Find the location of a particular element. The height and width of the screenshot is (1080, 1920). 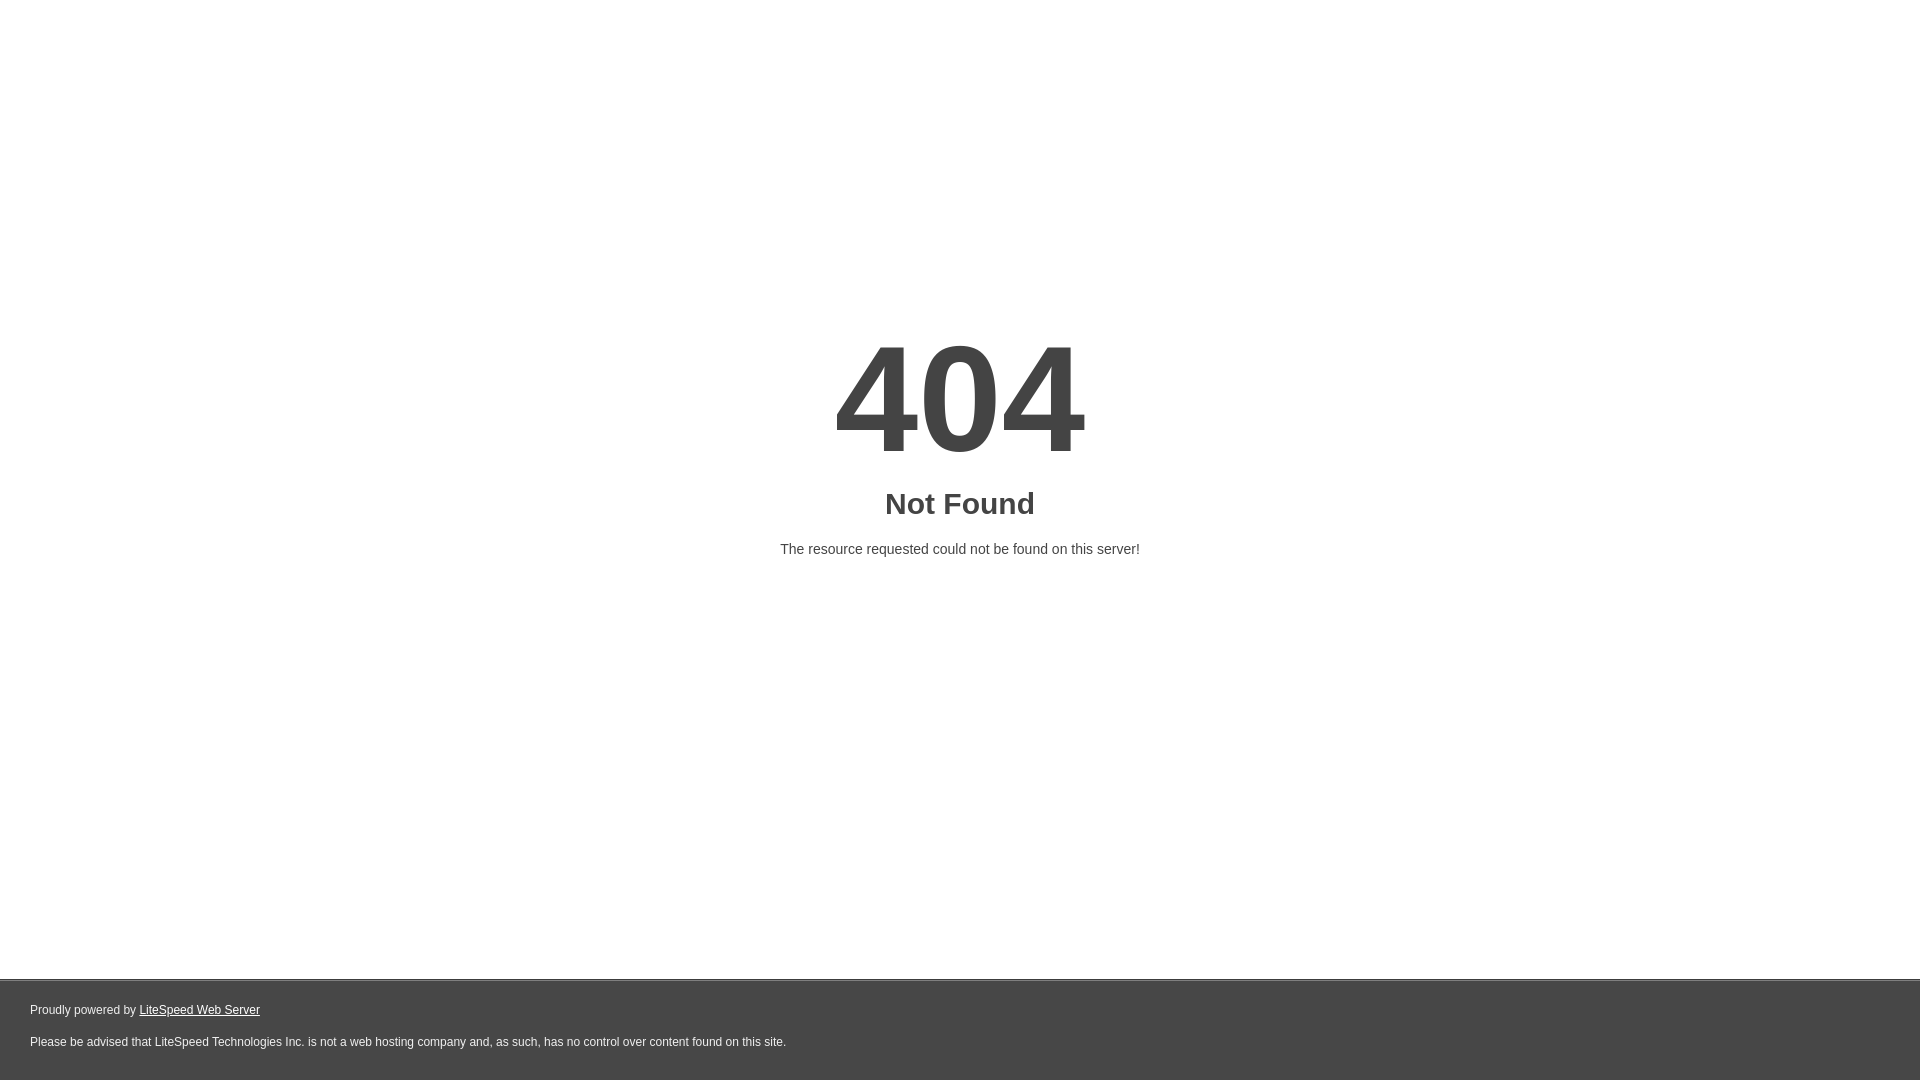

'LiteSpeed Web Server' is located at coordinates (138, 1010).